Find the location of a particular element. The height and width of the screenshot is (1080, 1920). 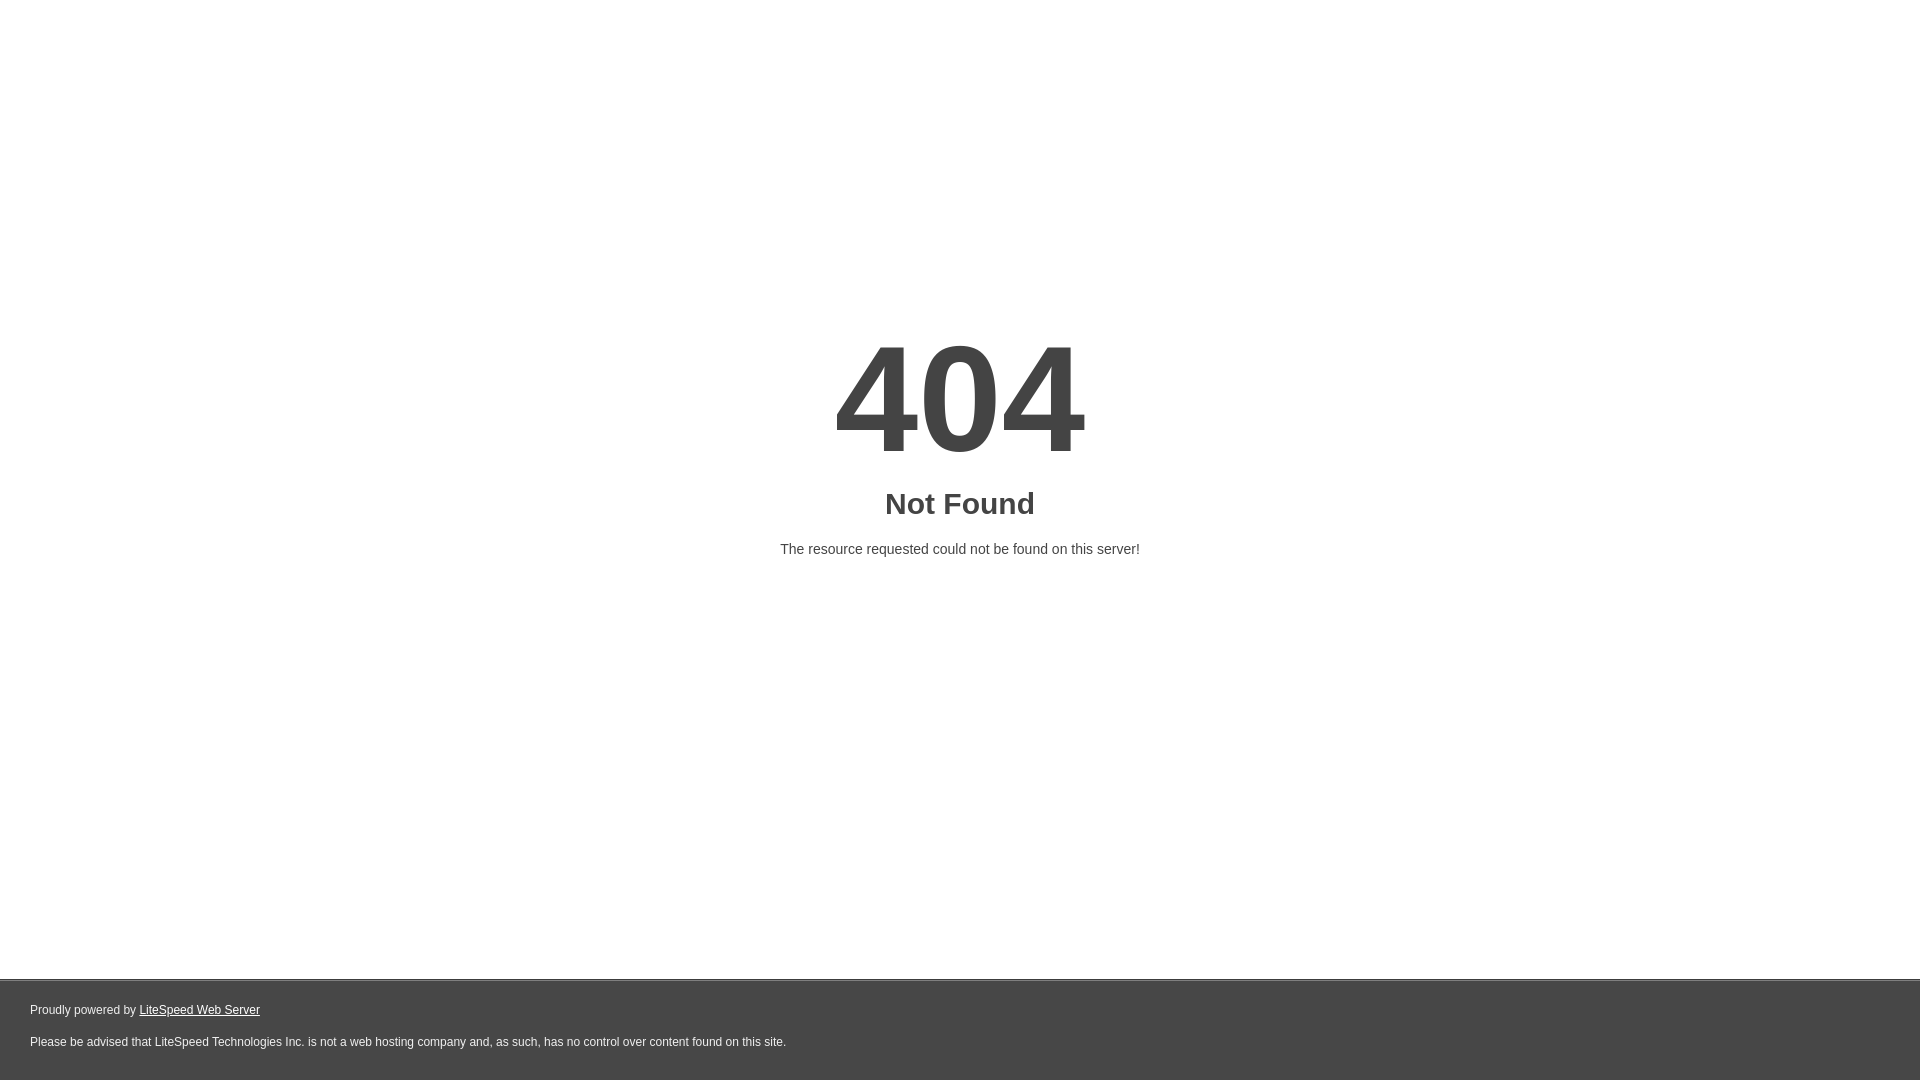

'LiteSpeed Web Server' is located at coordinates (138, 1010).